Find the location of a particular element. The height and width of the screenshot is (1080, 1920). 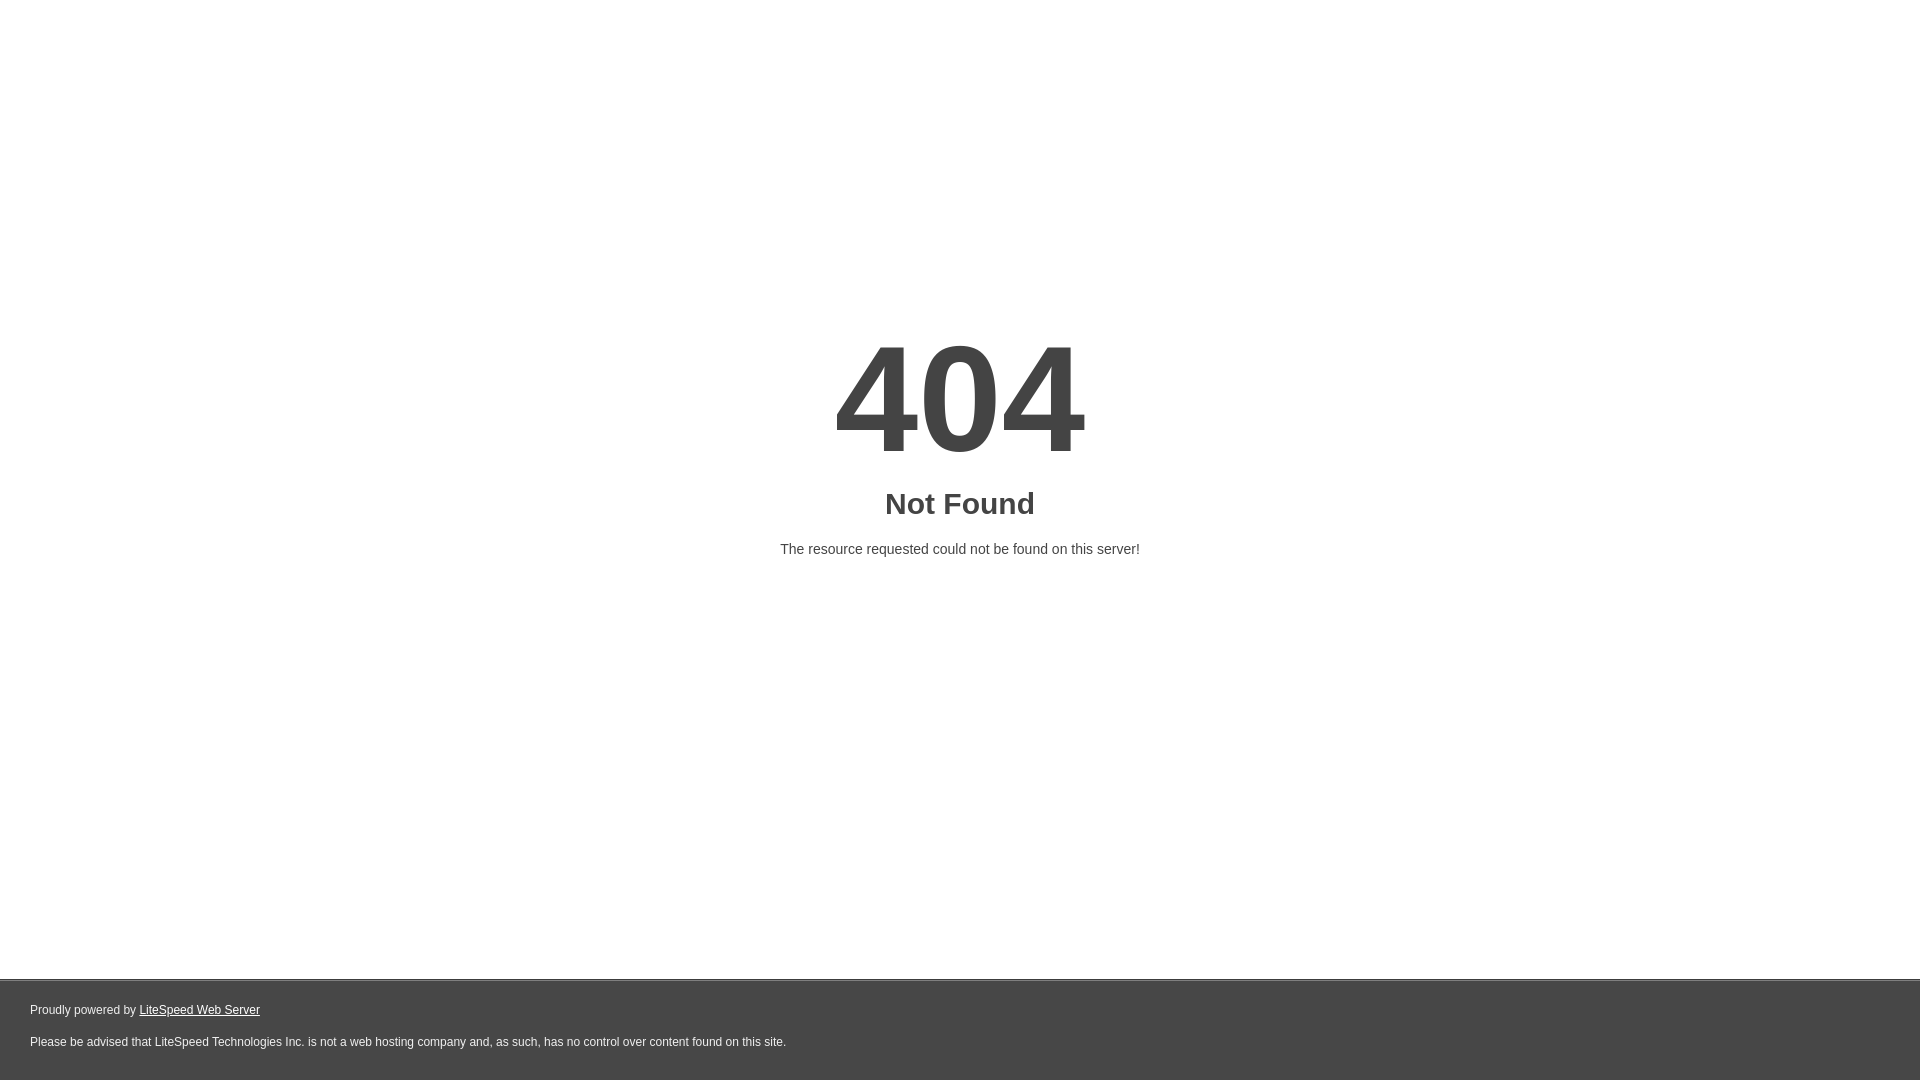

'LiteSpeed Web Server' is located at coordinates (138, 1010).